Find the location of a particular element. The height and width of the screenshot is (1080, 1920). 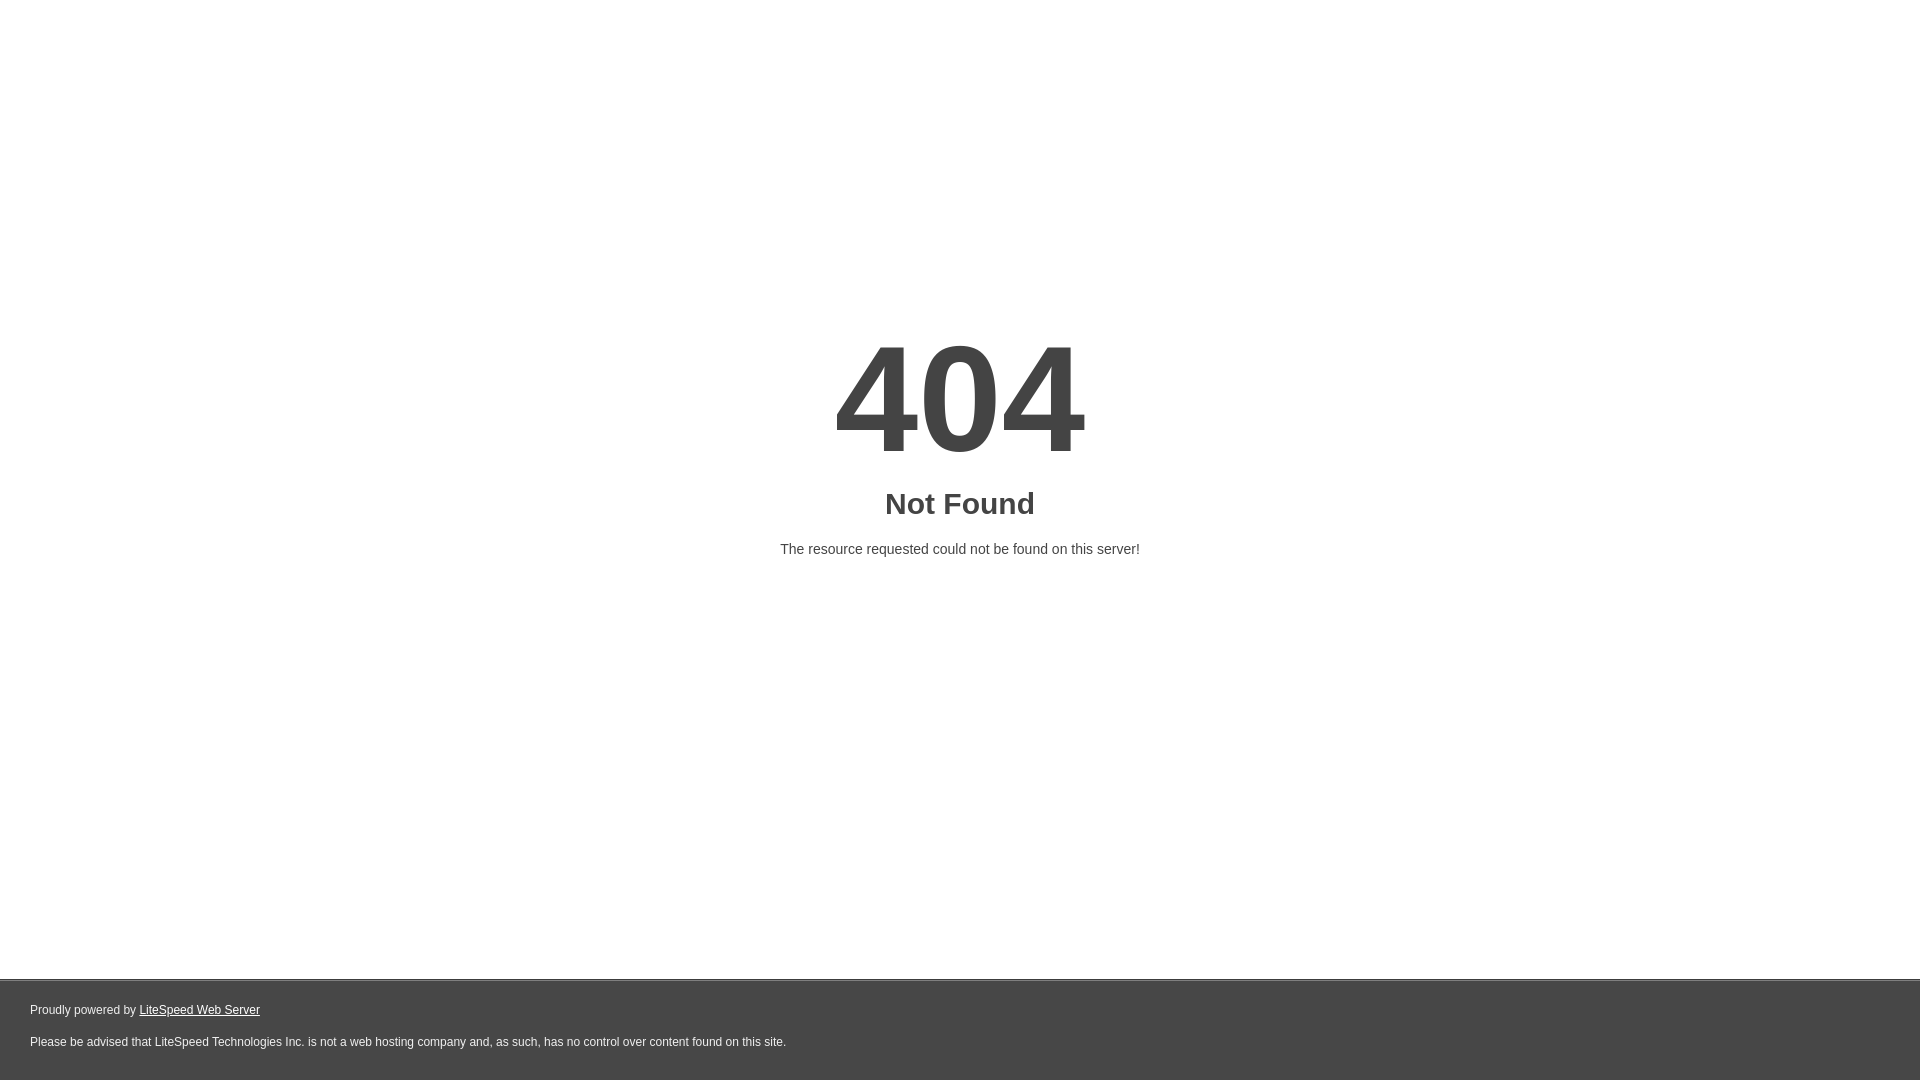

'LiteSpeed Web Server' is located at coordinates (138, 1010).